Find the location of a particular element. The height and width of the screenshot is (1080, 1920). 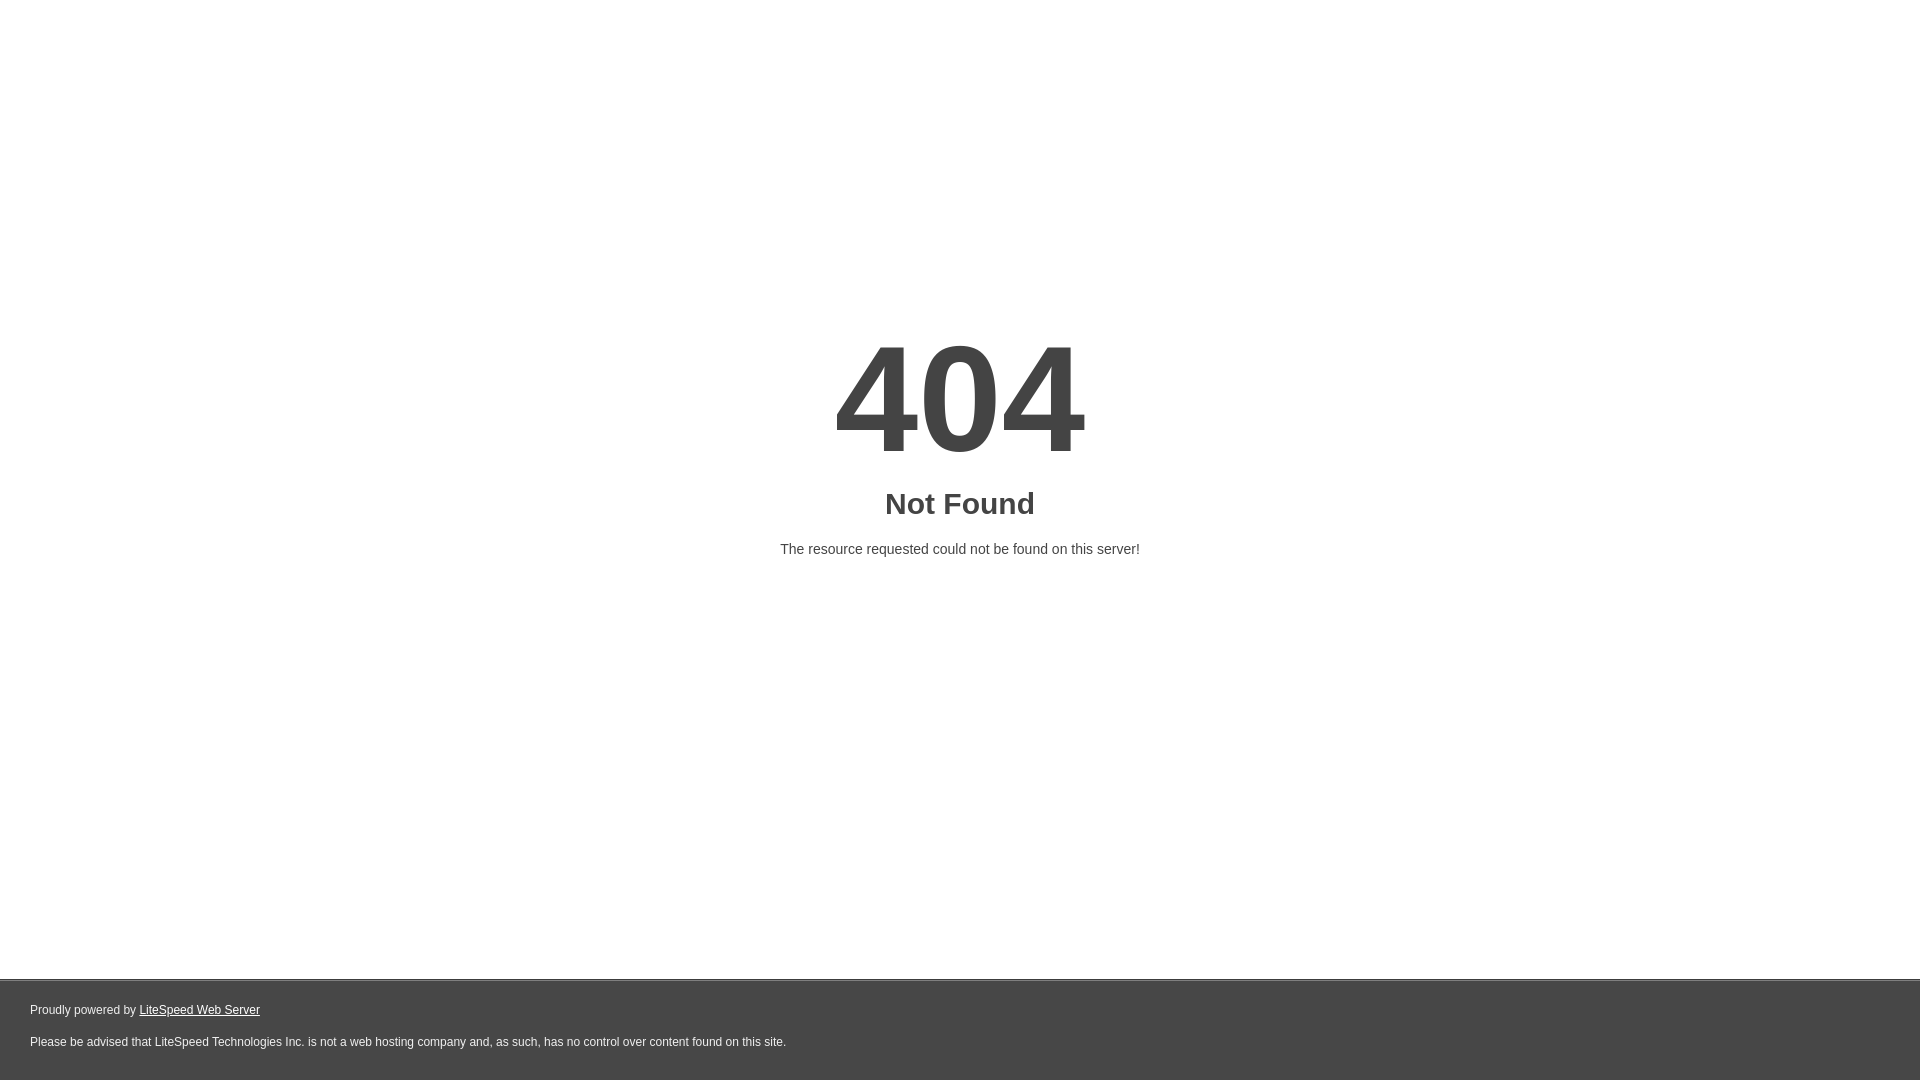

'LiteSpeed Web Server' is located at coordinates (138, 1010).